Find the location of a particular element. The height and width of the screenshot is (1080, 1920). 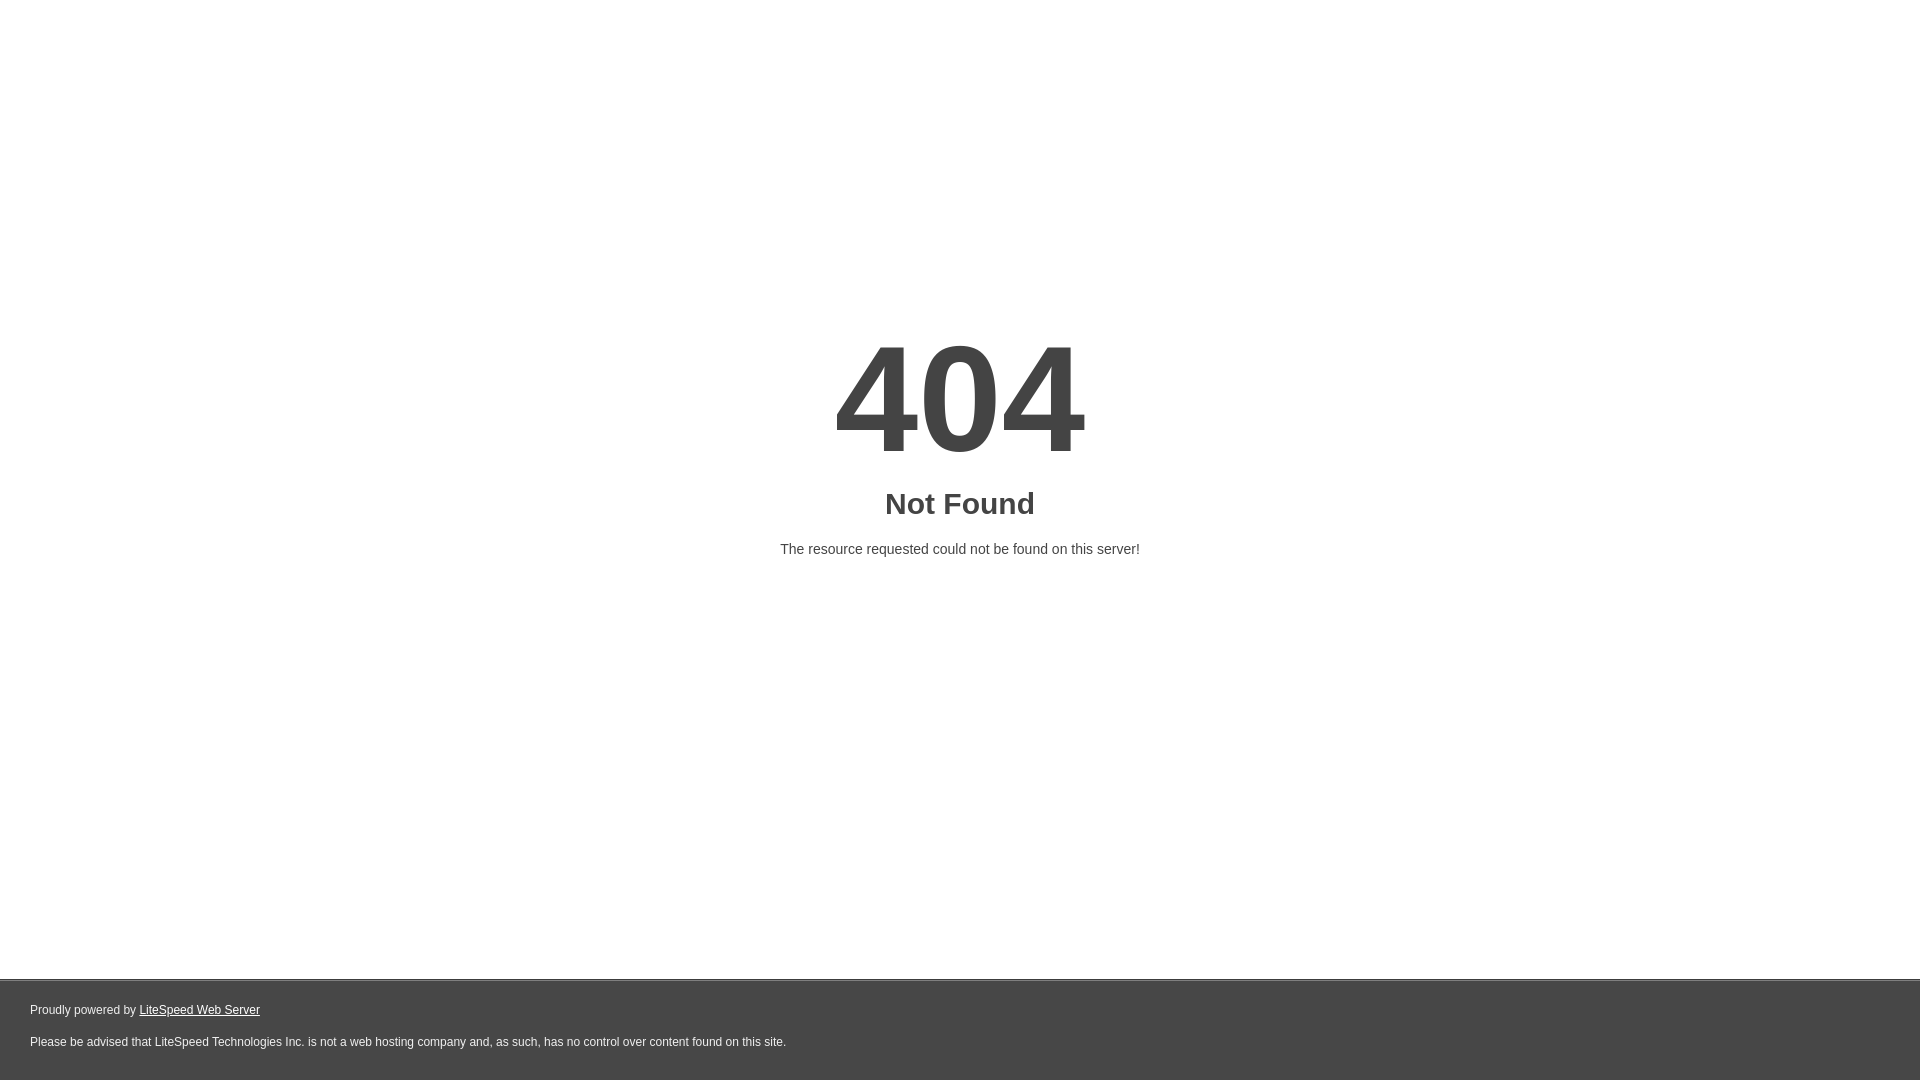

'LiteSpeed Web Server' is located at coordinates (138, 1010).